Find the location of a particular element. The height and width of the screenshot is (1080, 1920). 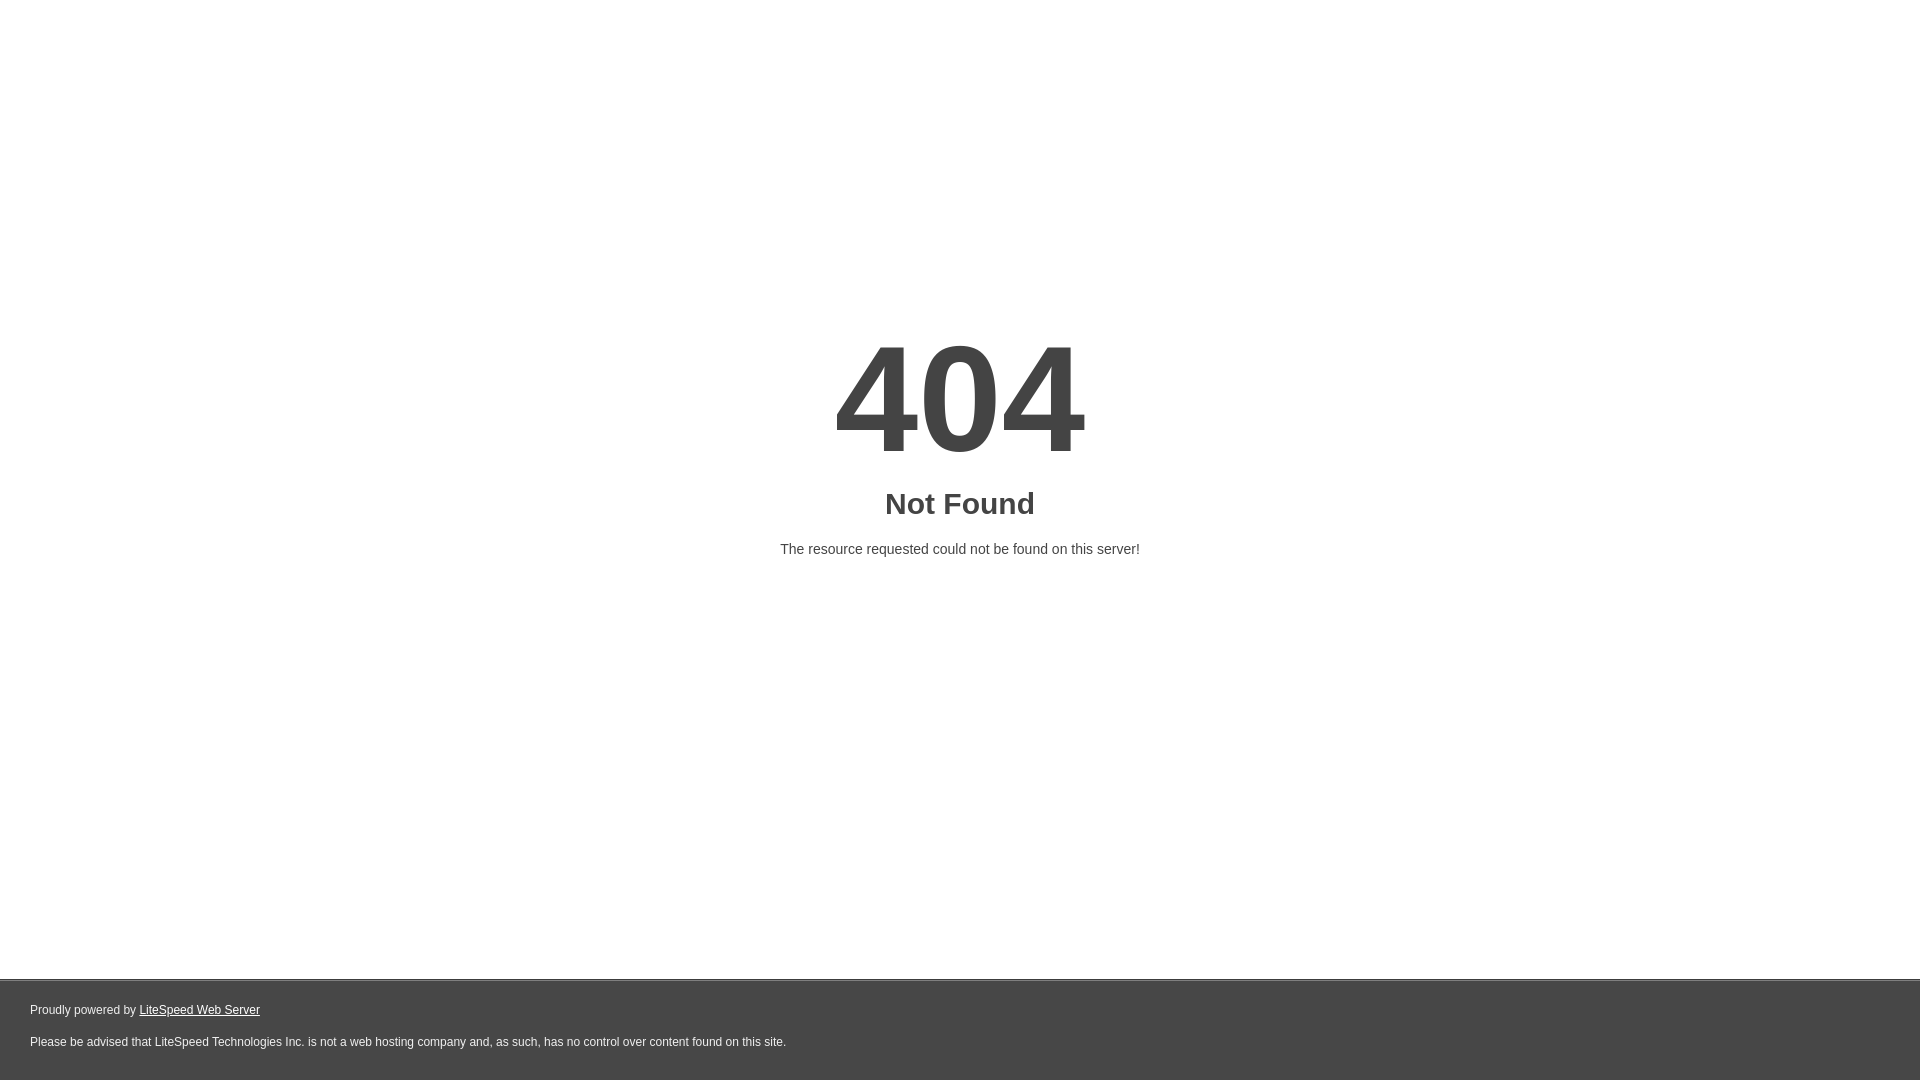

'LiteSpeed Web Server' is located at coordinates (138, 1010).